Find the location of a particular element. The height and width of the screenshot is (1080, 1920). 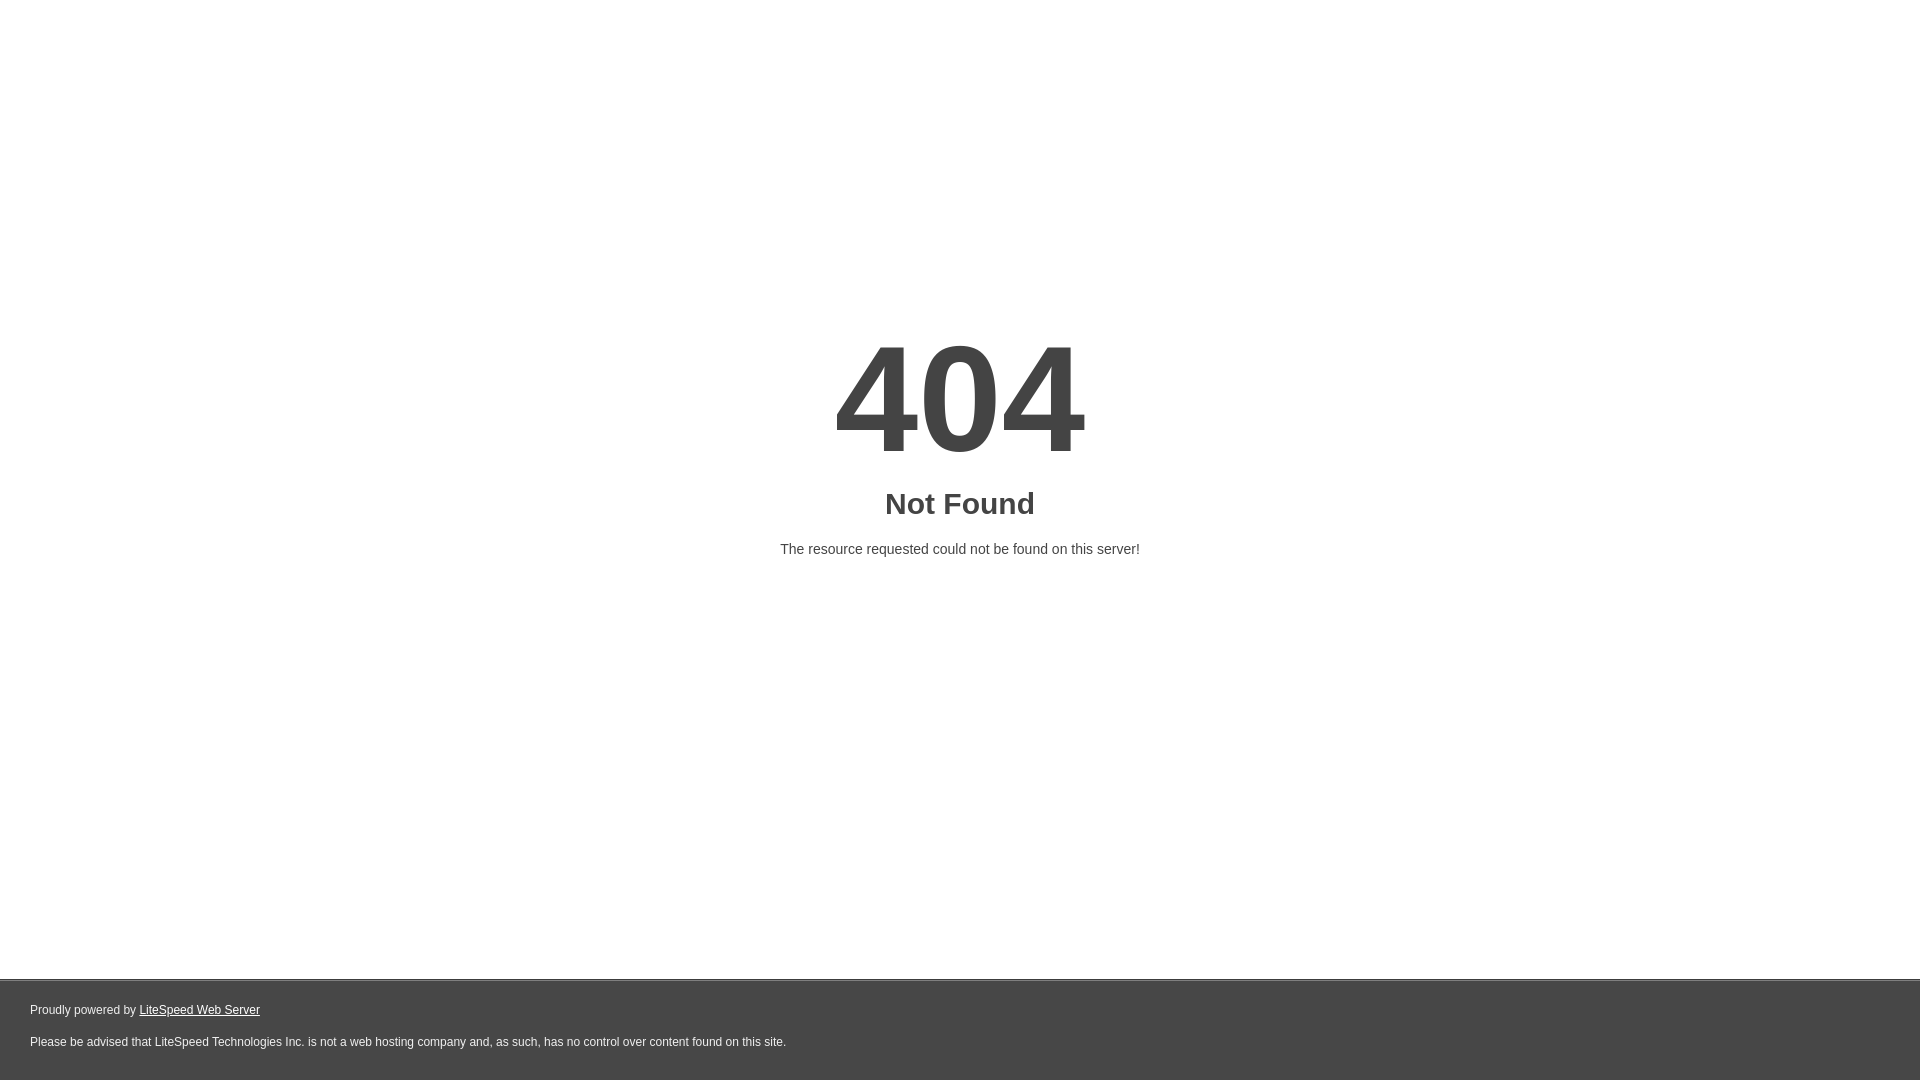

'LiteSpeed Web Server' is located at coordinates (138, 1010).